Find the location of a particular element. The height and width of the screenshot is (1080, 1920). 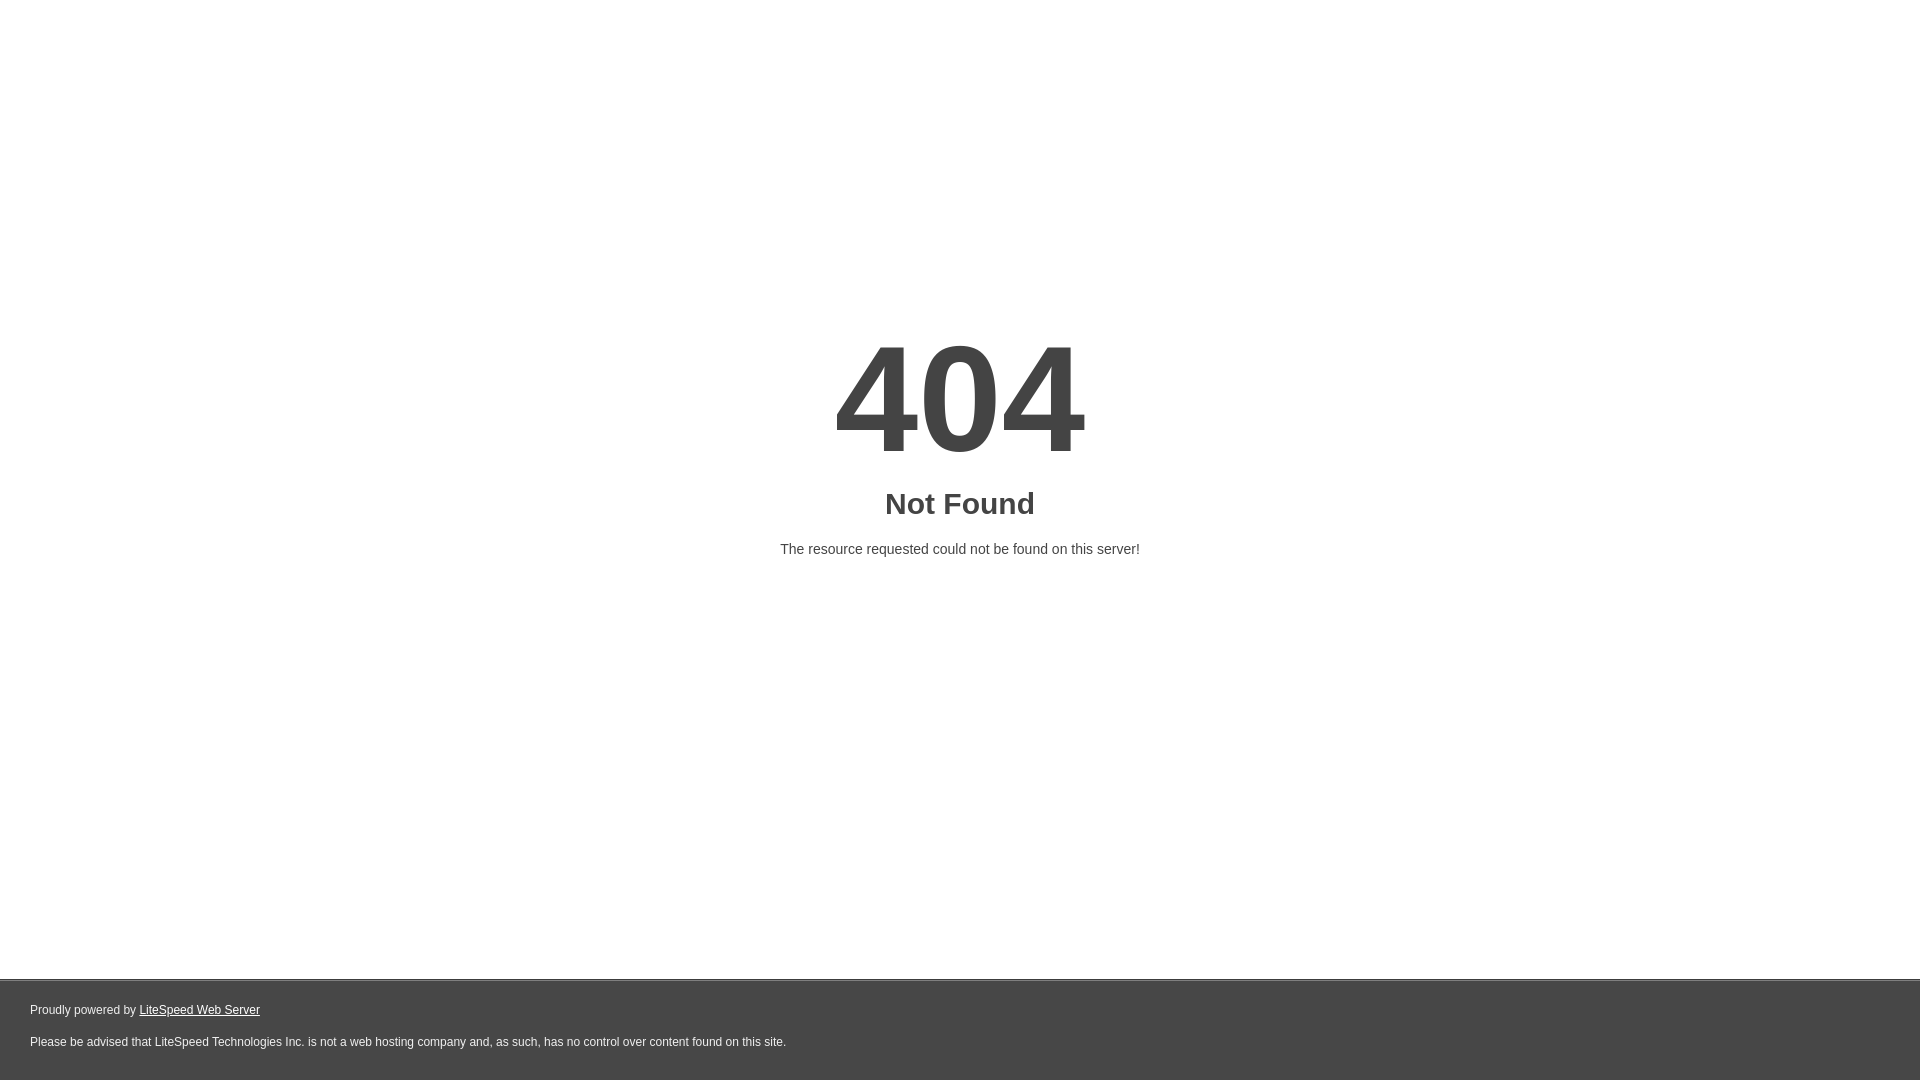

'LiteSpeed Web Server' is located at coordinates (138, 1010).